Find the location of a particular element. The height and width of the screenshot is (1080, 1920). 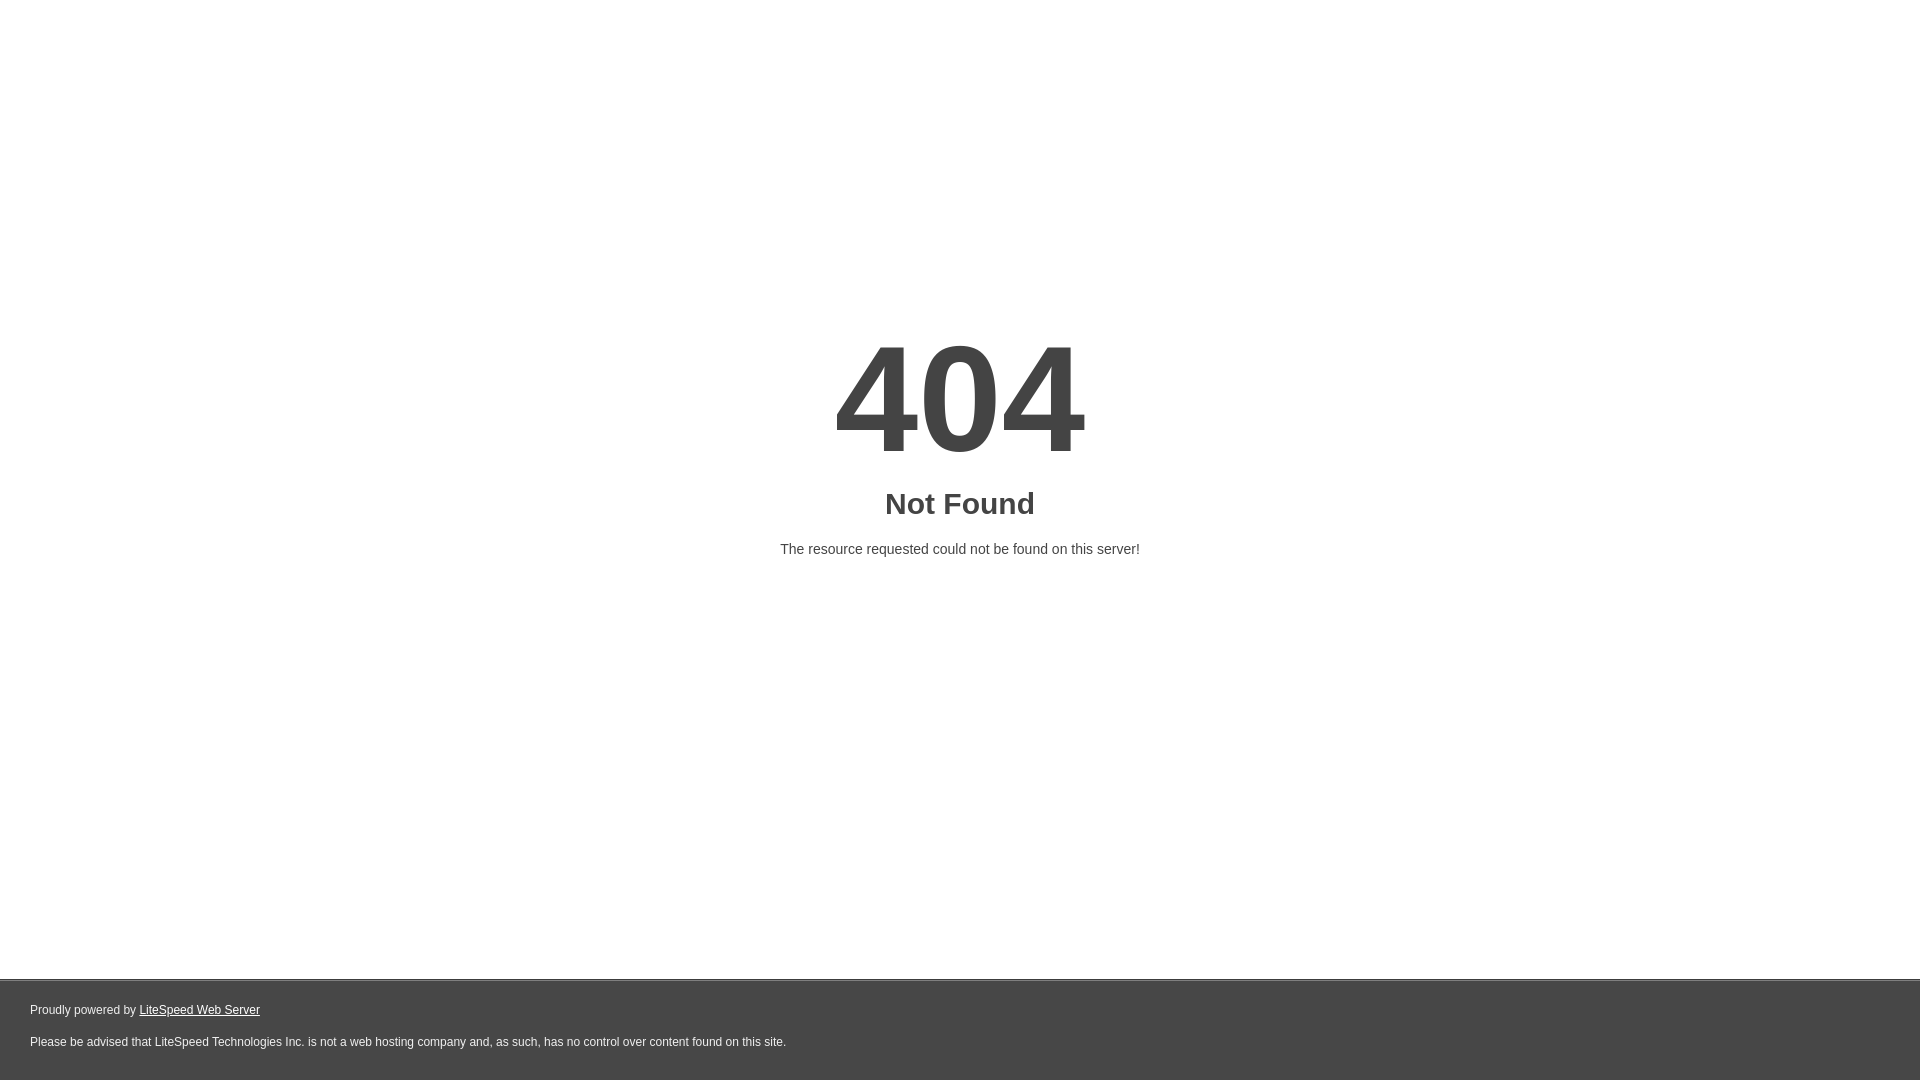

'LiteSpeed Web Server' is located at coordinates (138, 1010).